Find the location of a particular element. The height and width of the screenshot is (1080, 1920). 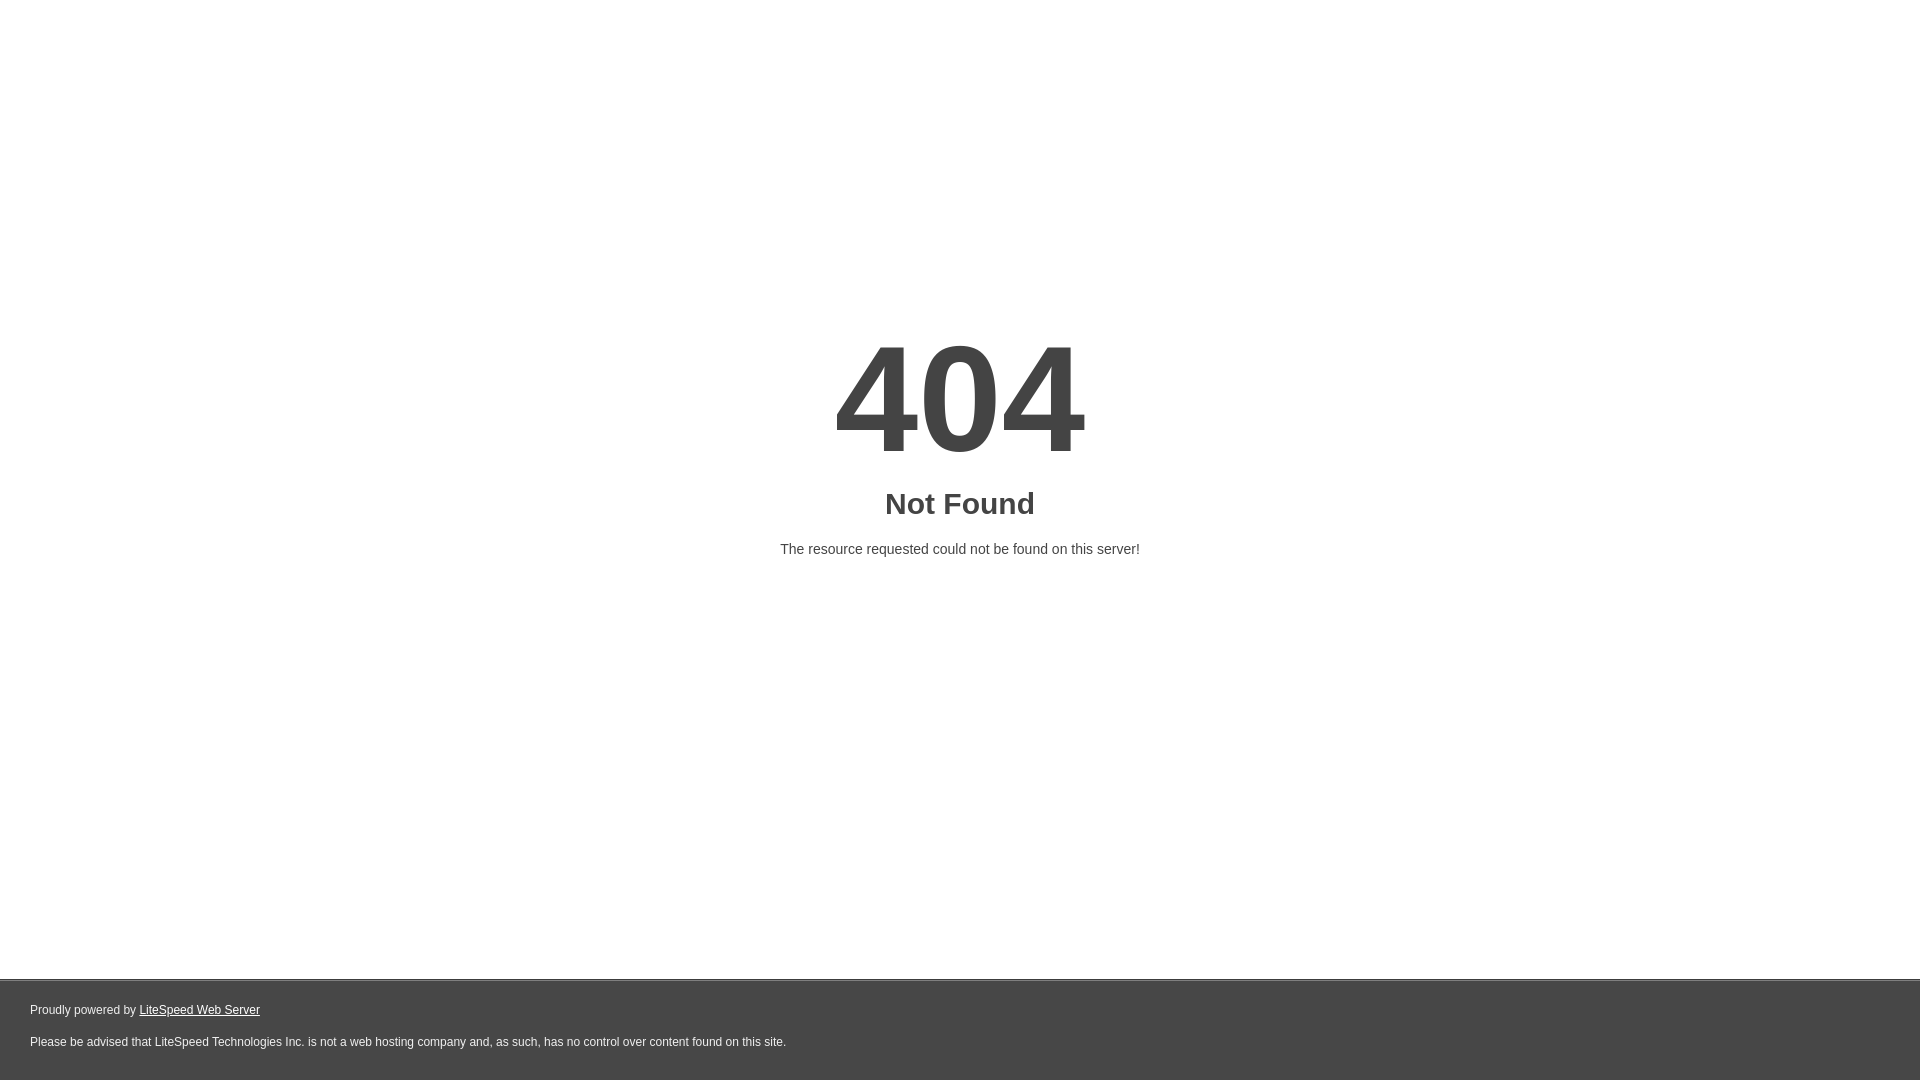

'LiteSpeed Web Server' is located at coordinates (138, 1010).